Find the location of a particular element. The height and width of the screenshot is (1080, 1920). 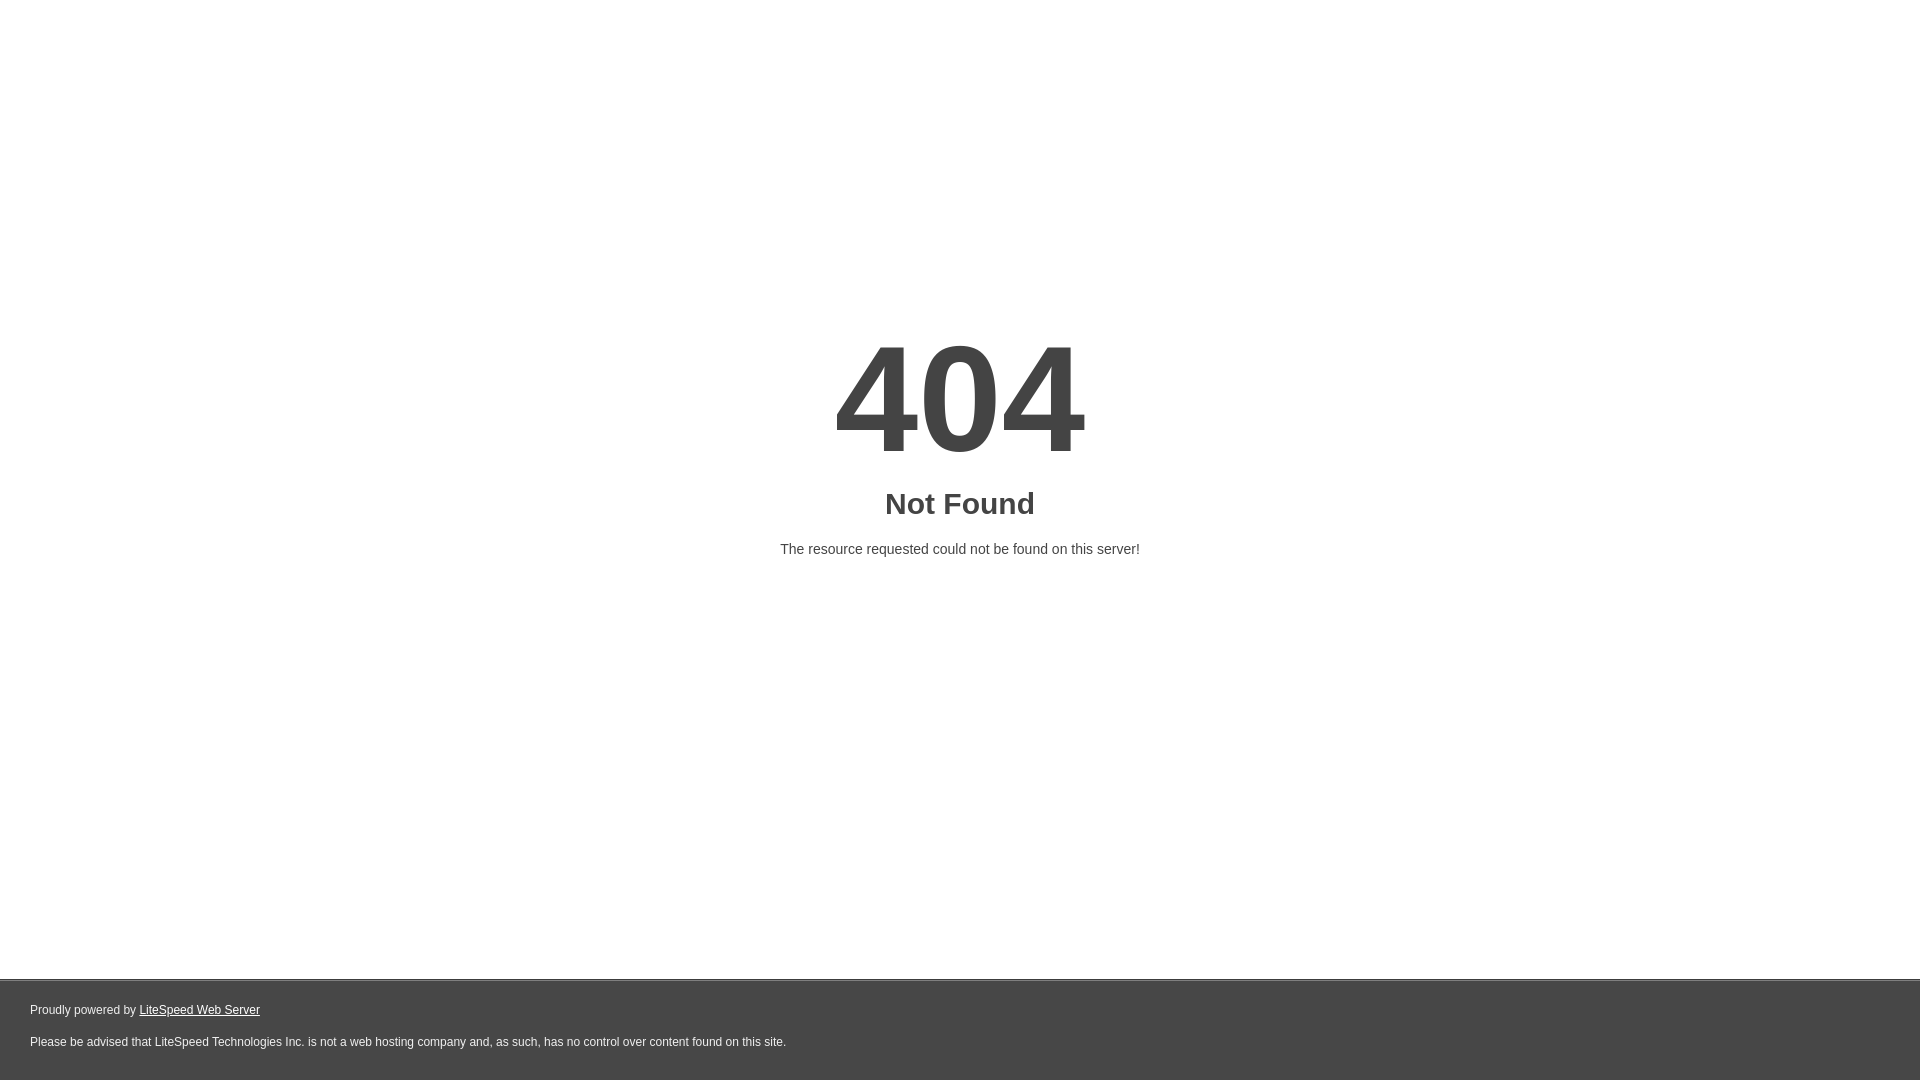

'LiteSpeed Web Server' is located at coordinates (138, 1010).